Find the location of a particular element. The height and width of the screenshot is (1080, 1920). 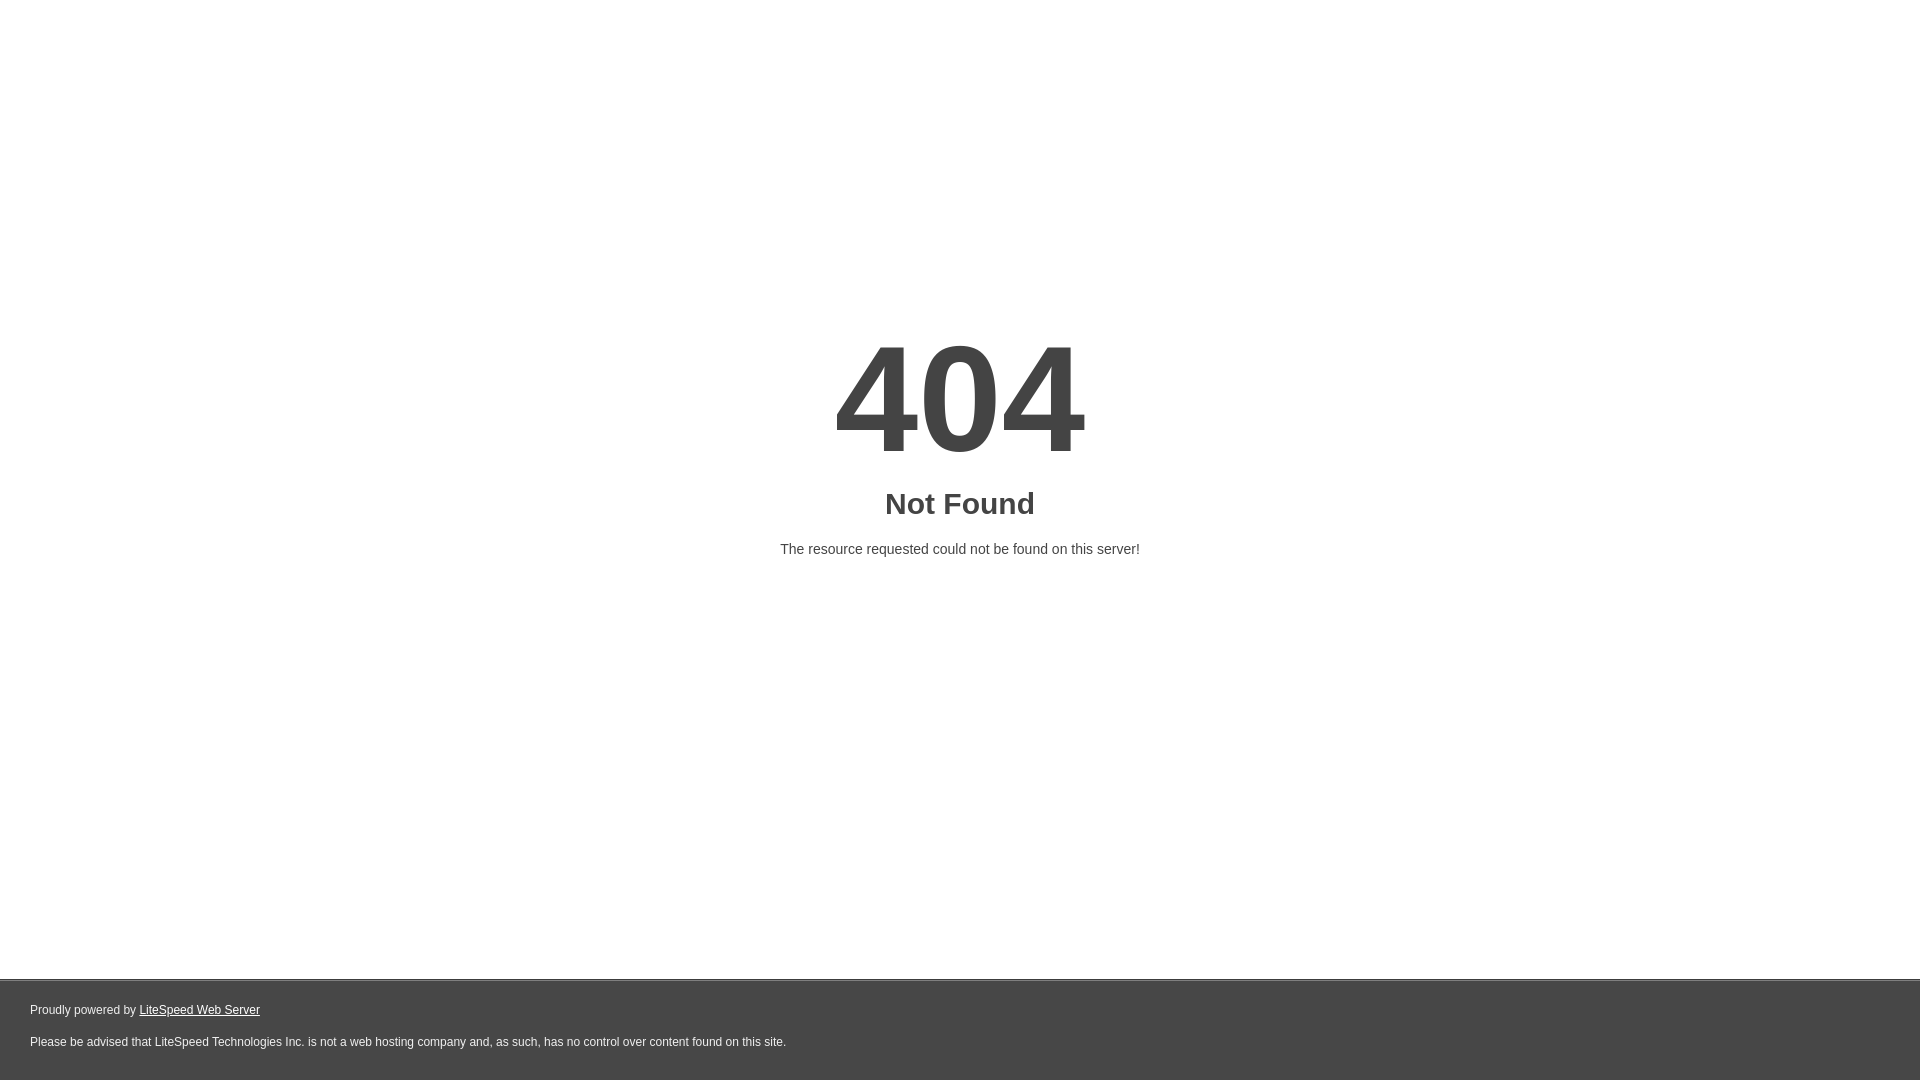

'LiteSpeed Web Server' is located at coordinates (138, 1010).